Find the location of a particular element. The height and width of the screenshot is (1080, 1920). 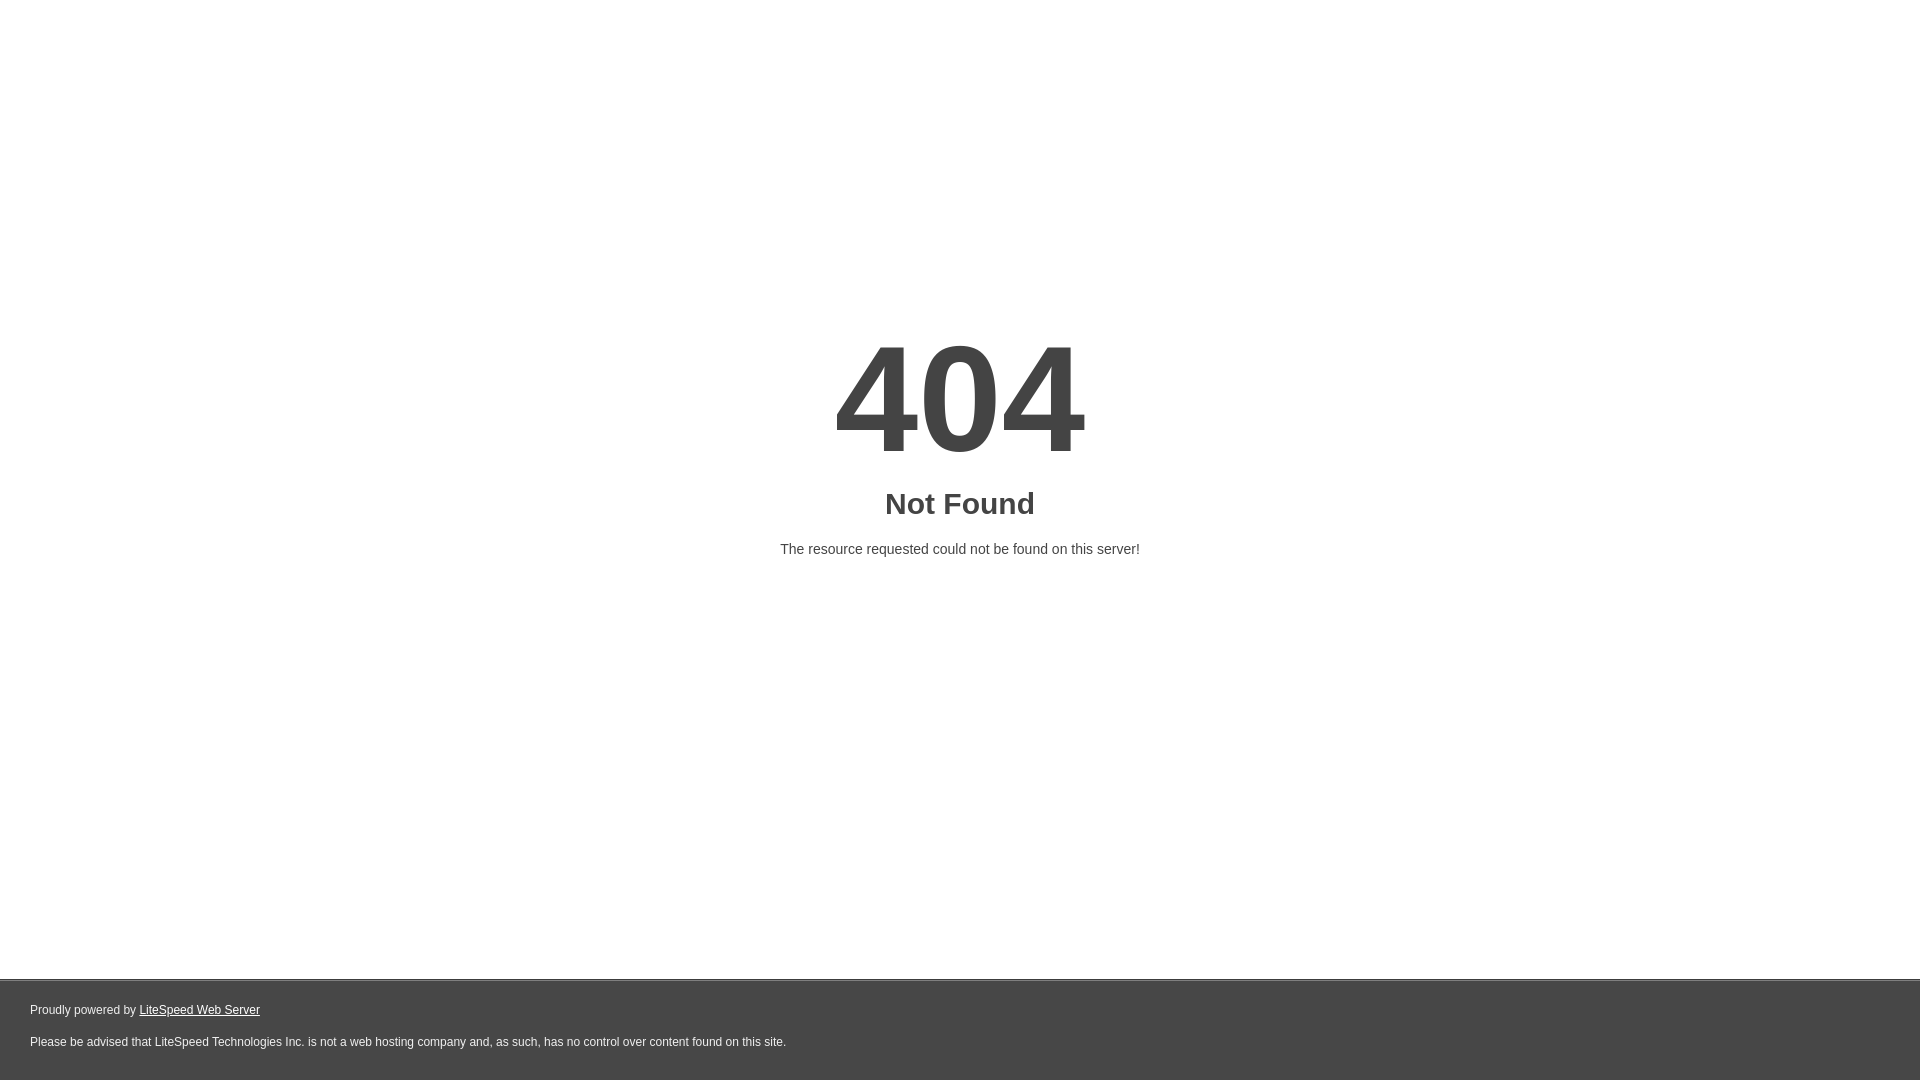

'LiteSpeed Web Server' is located at coordinates (138, 1010).